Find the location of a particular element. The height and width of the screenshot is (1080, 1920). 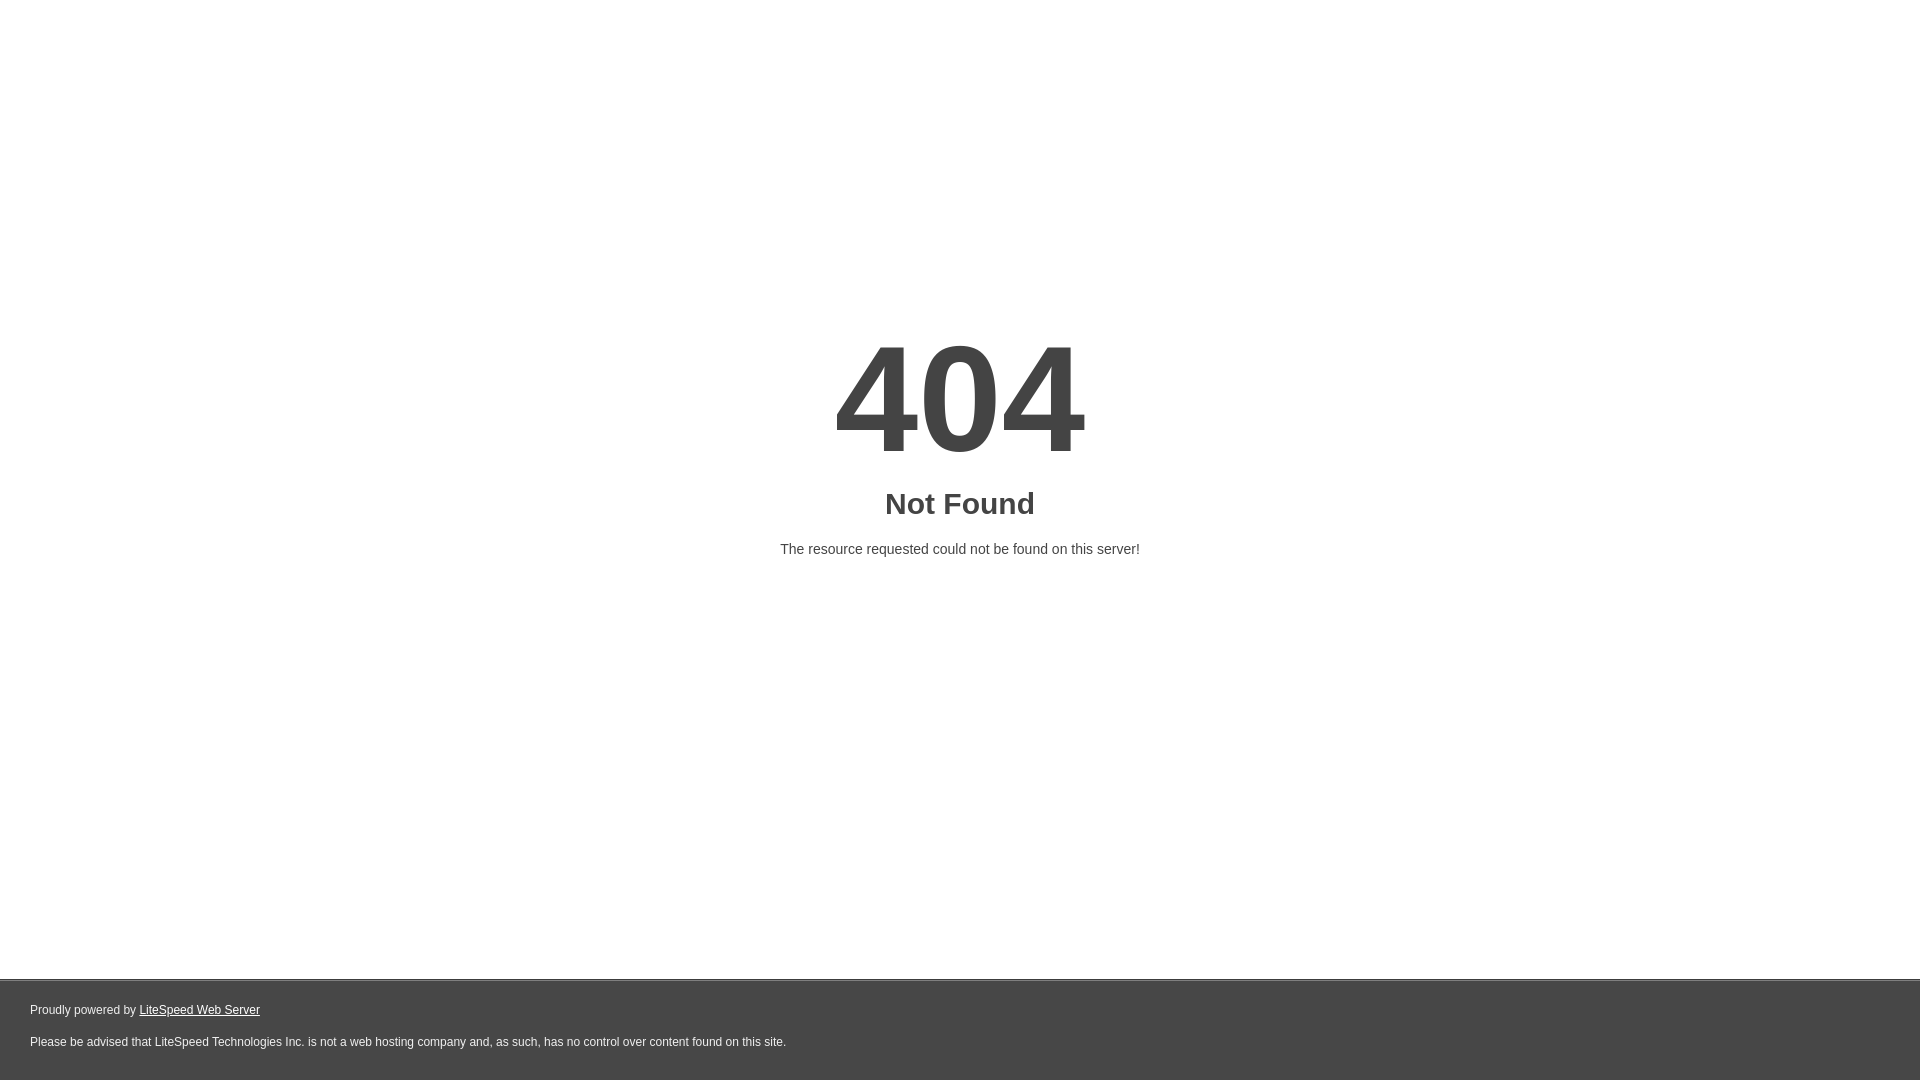

'LiteSpeed Web Server' is located at coordinates (138, 1010).